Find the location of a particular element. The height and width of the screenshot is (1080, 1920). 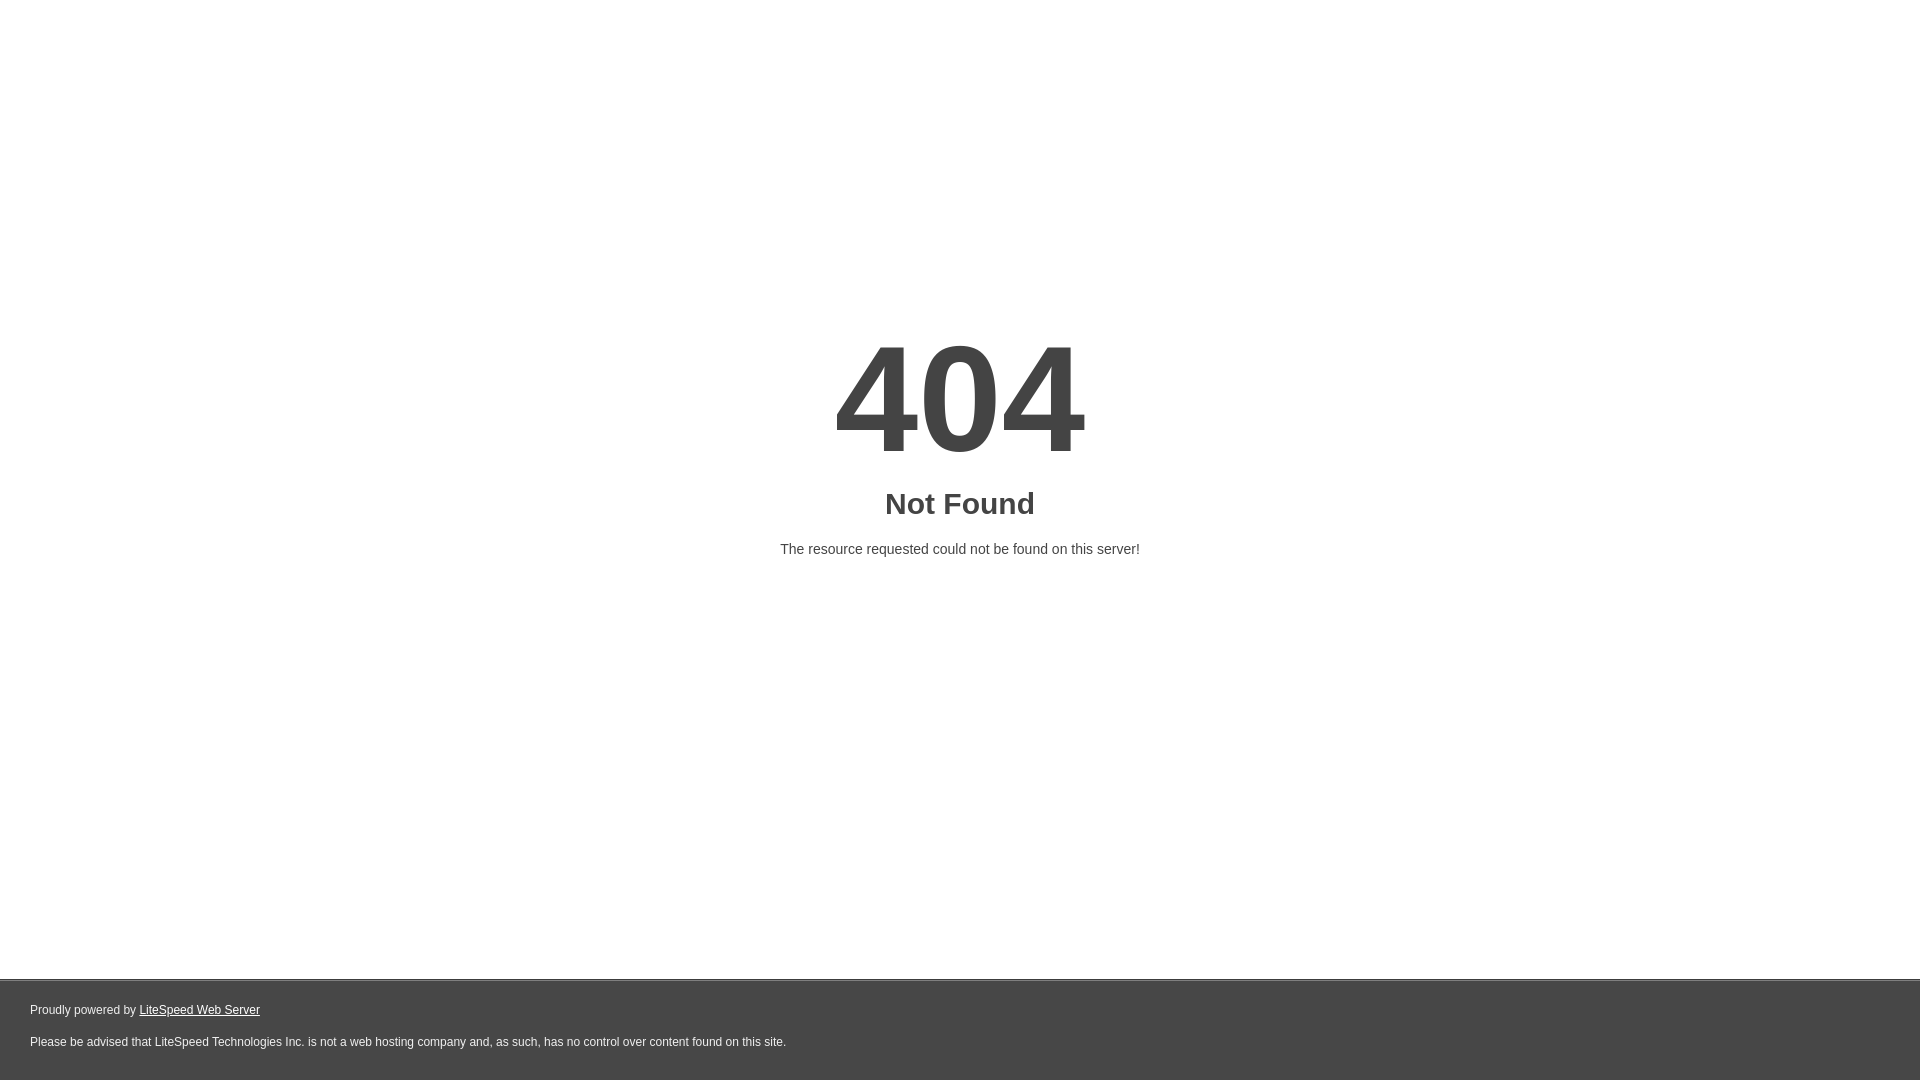

'LiteSpeed Web Server' is located at coordinates (138, 1010).